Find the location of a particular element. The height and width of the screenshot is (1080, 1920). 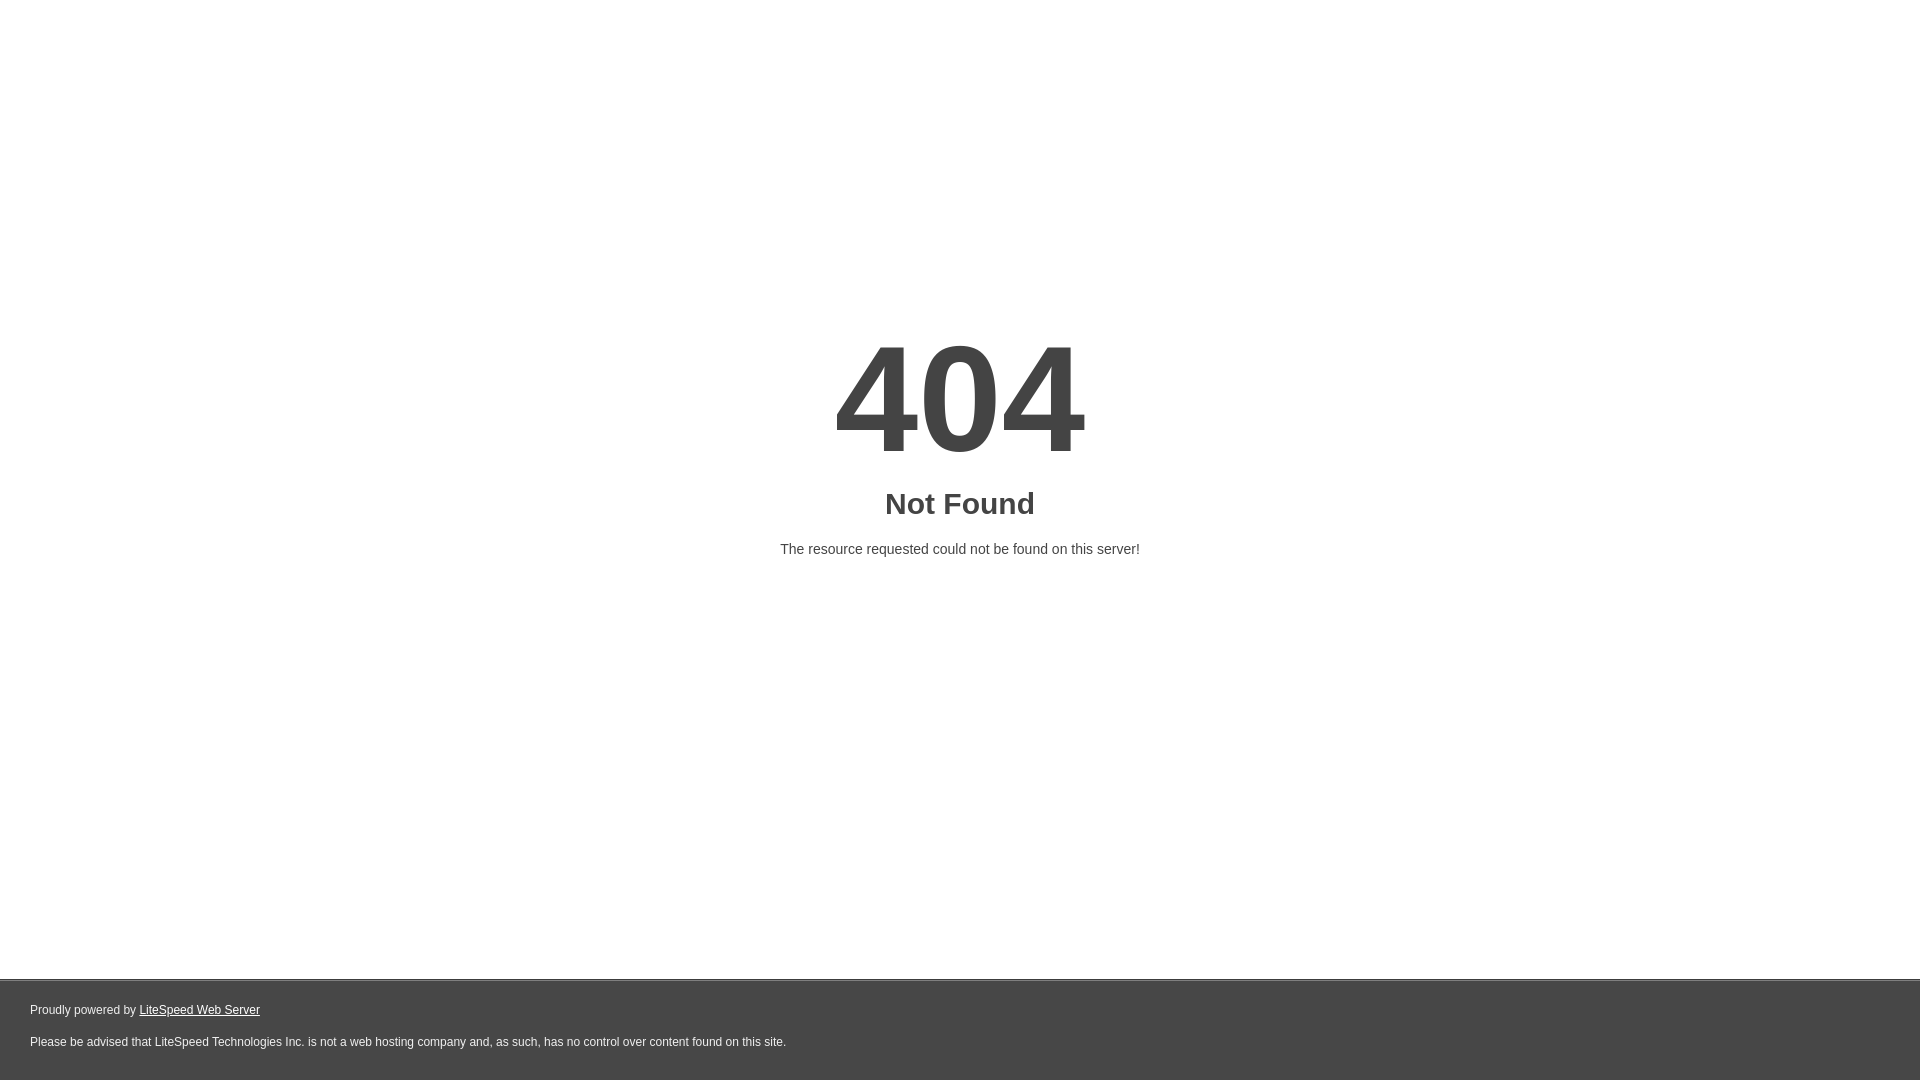

'LiteSpeed Web Server' is located at coordinates (138, 1010).